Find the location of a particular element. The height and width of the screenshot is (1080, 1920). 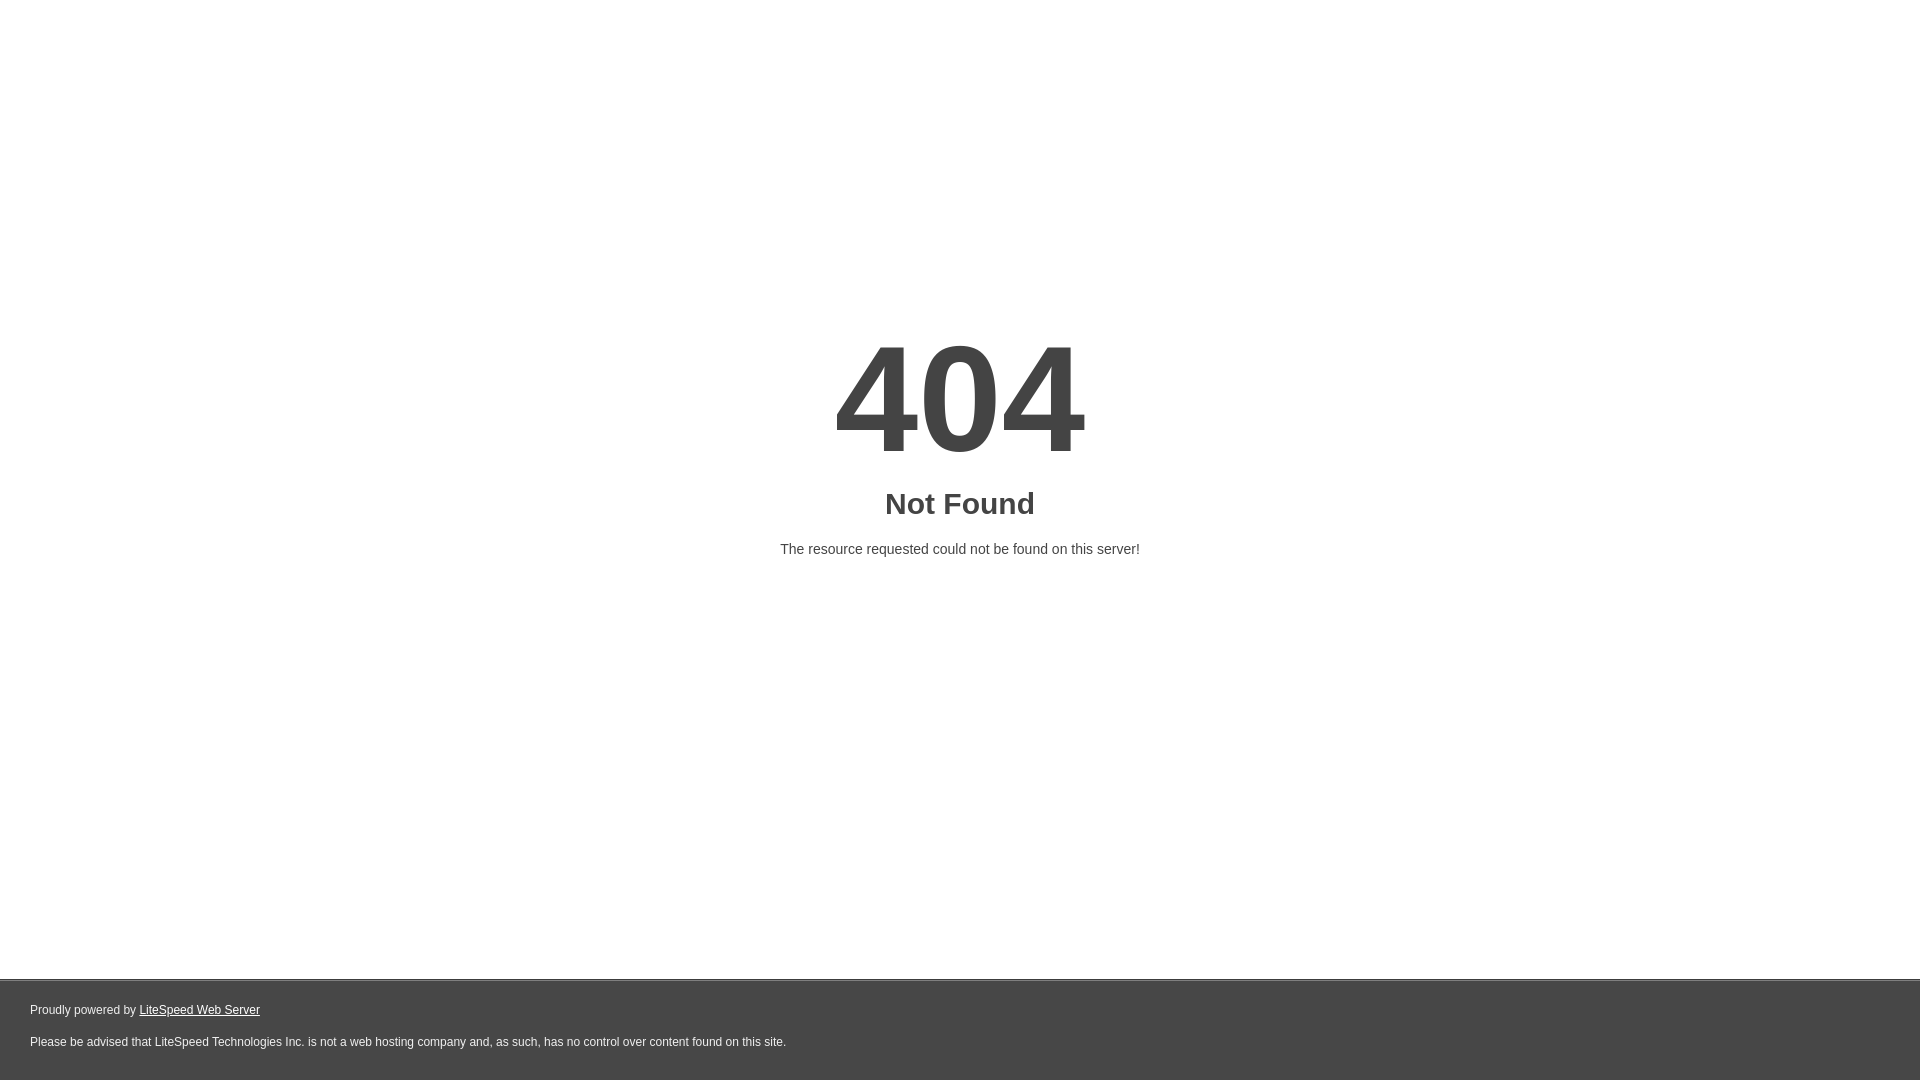

'LiteSpeed Web Server' is located at coordinates (138, 1010).